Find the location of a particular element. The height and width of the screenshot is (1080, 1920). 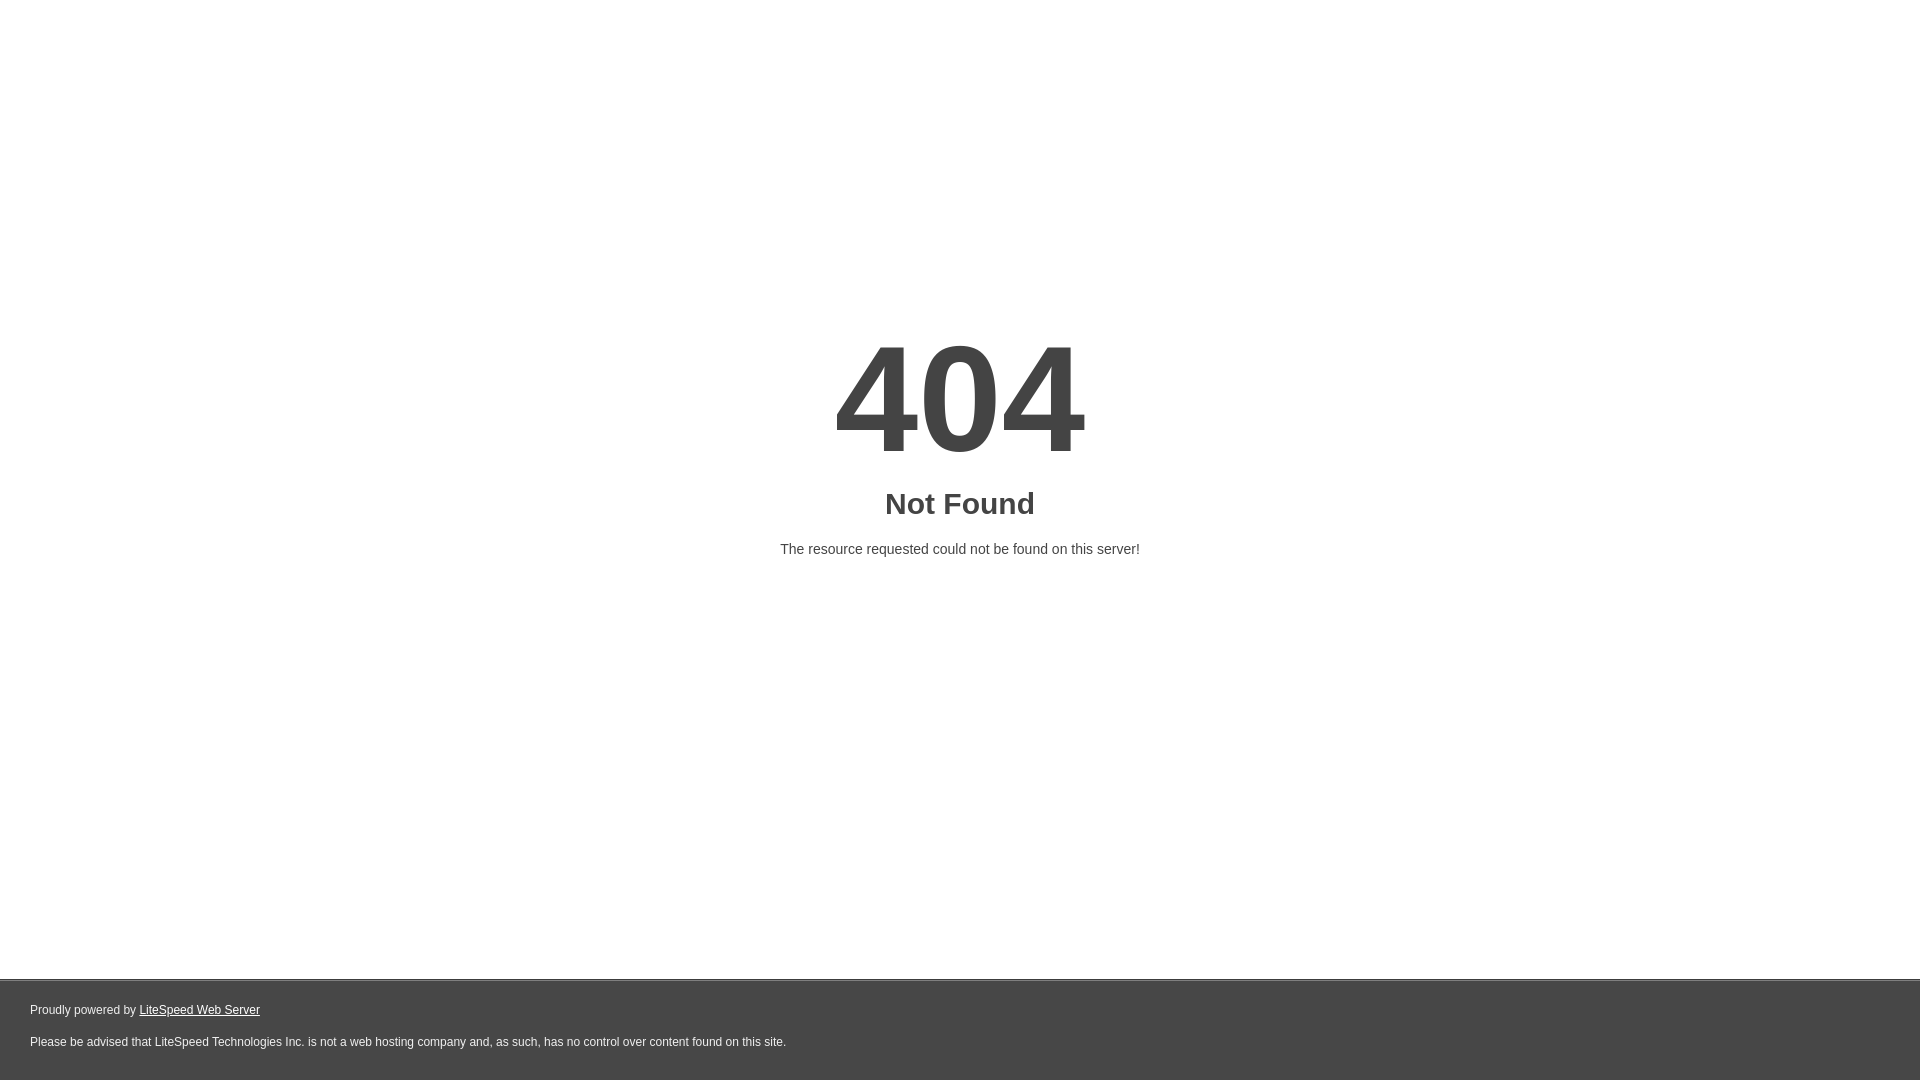

'LiteSpeed Web Server' is located at coordinates (138, 1010).